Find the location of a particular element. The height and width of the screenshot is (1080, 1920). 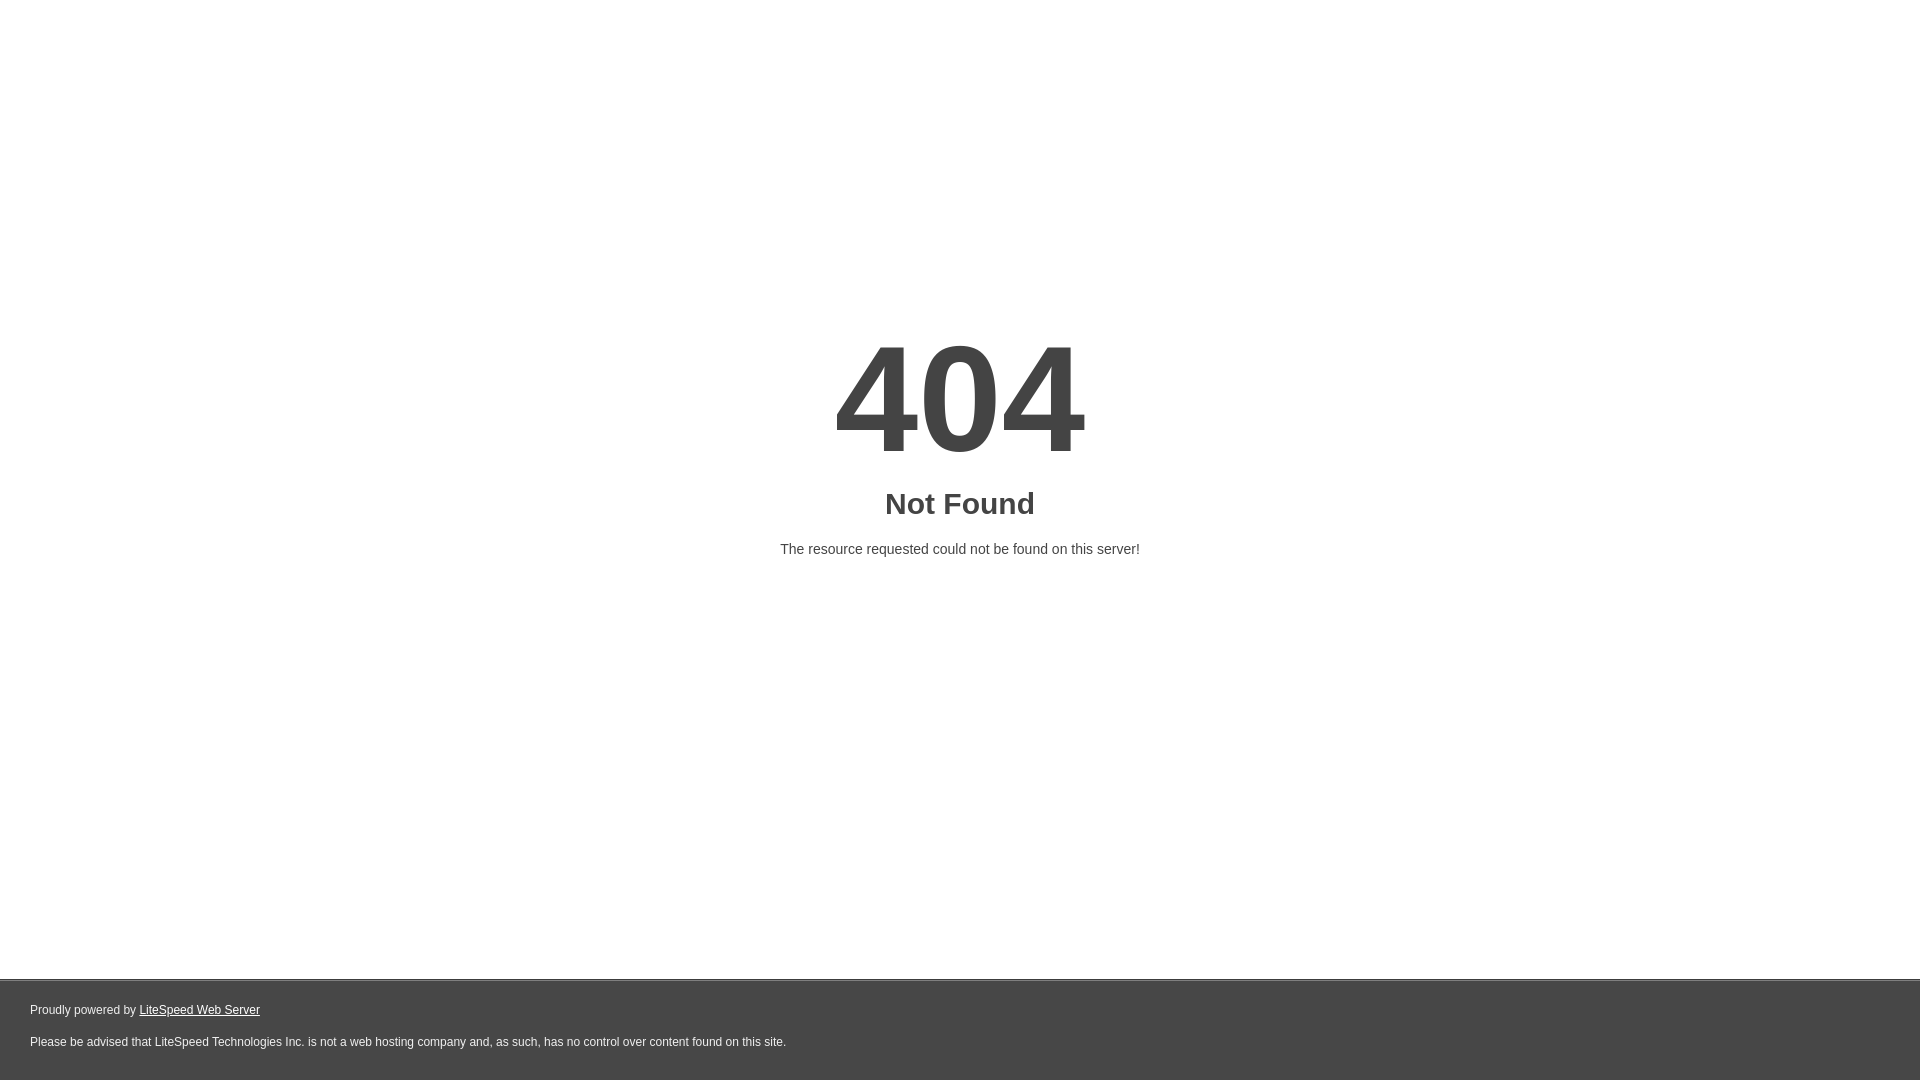

'LiteSpeed Web Server' is located at coordinates (138, 1010).